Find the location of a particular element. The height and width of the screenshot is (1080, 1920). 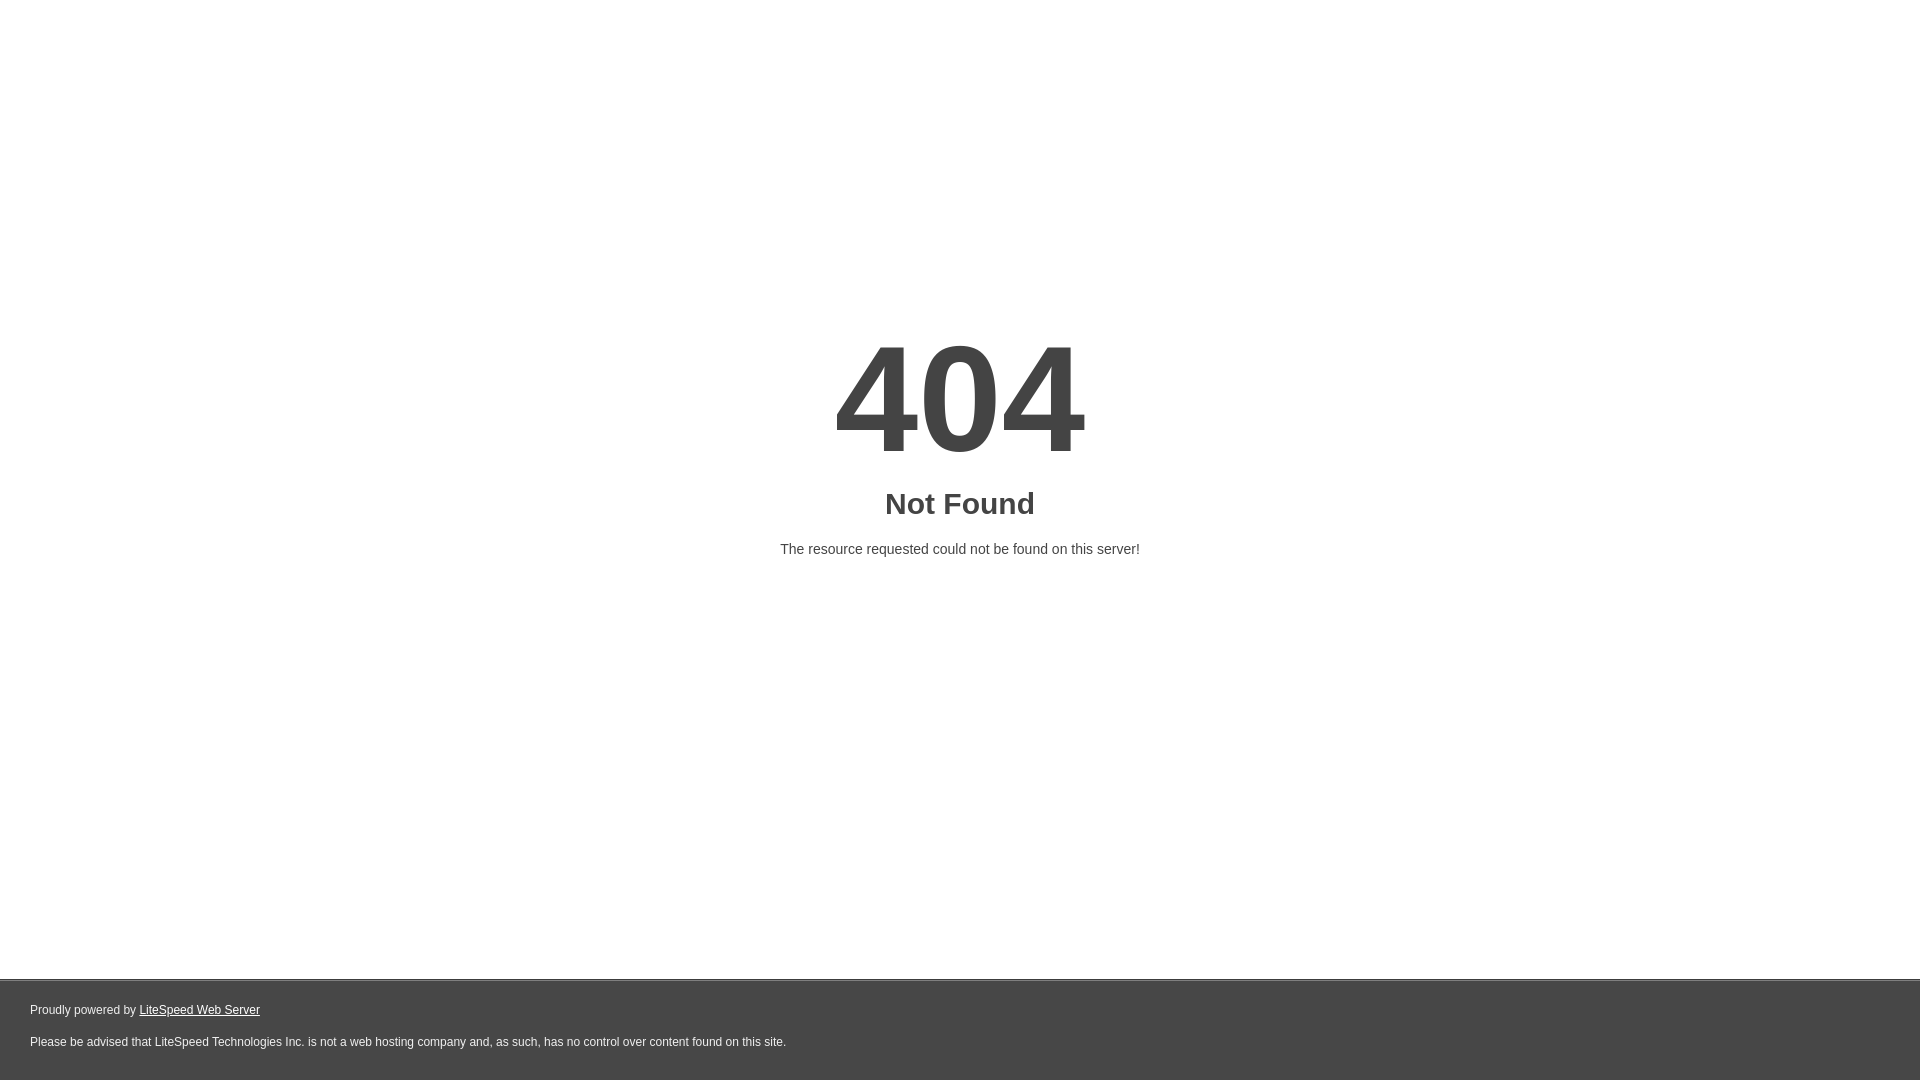

'LiteSpeed Web Server' is located at coordinates (138, 1010).